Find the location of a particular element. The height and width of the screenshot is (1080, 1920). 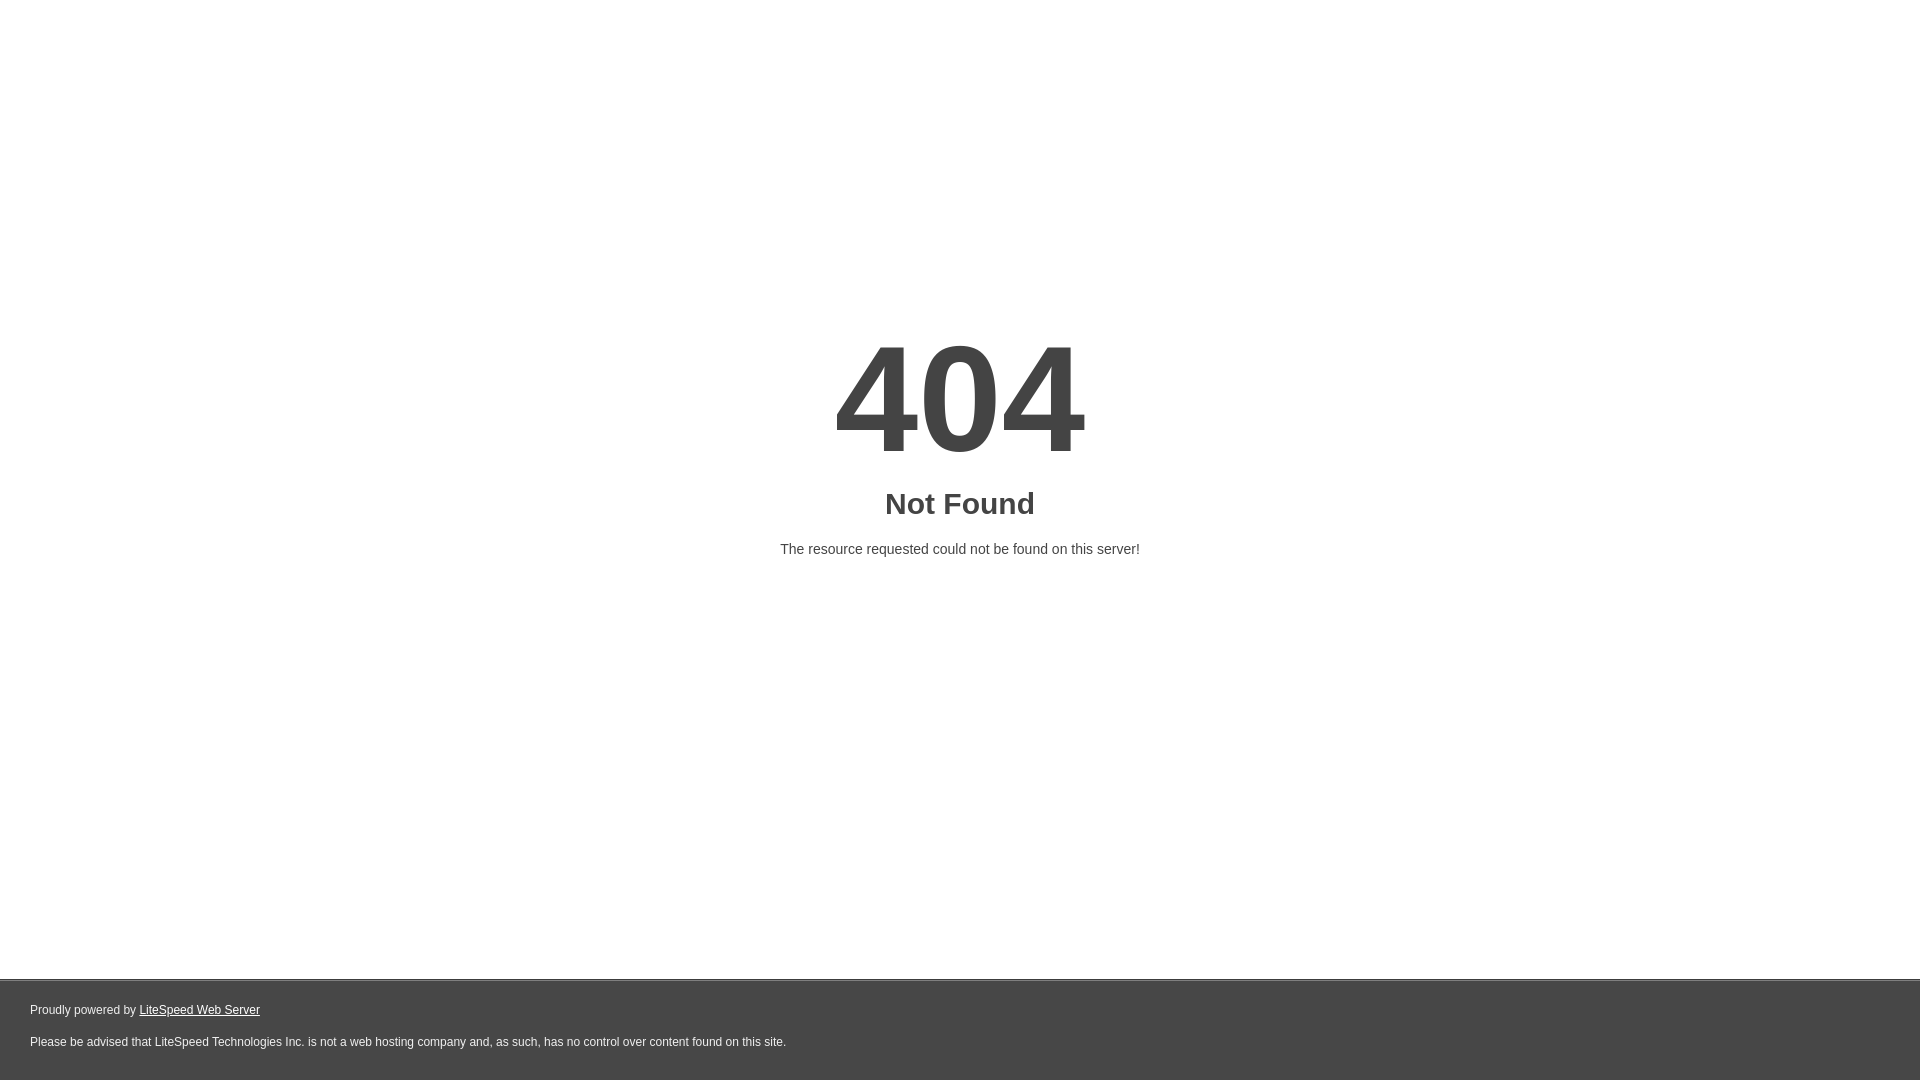

'LiteSpeed Web Server' is located at coordinates (138, 1010).